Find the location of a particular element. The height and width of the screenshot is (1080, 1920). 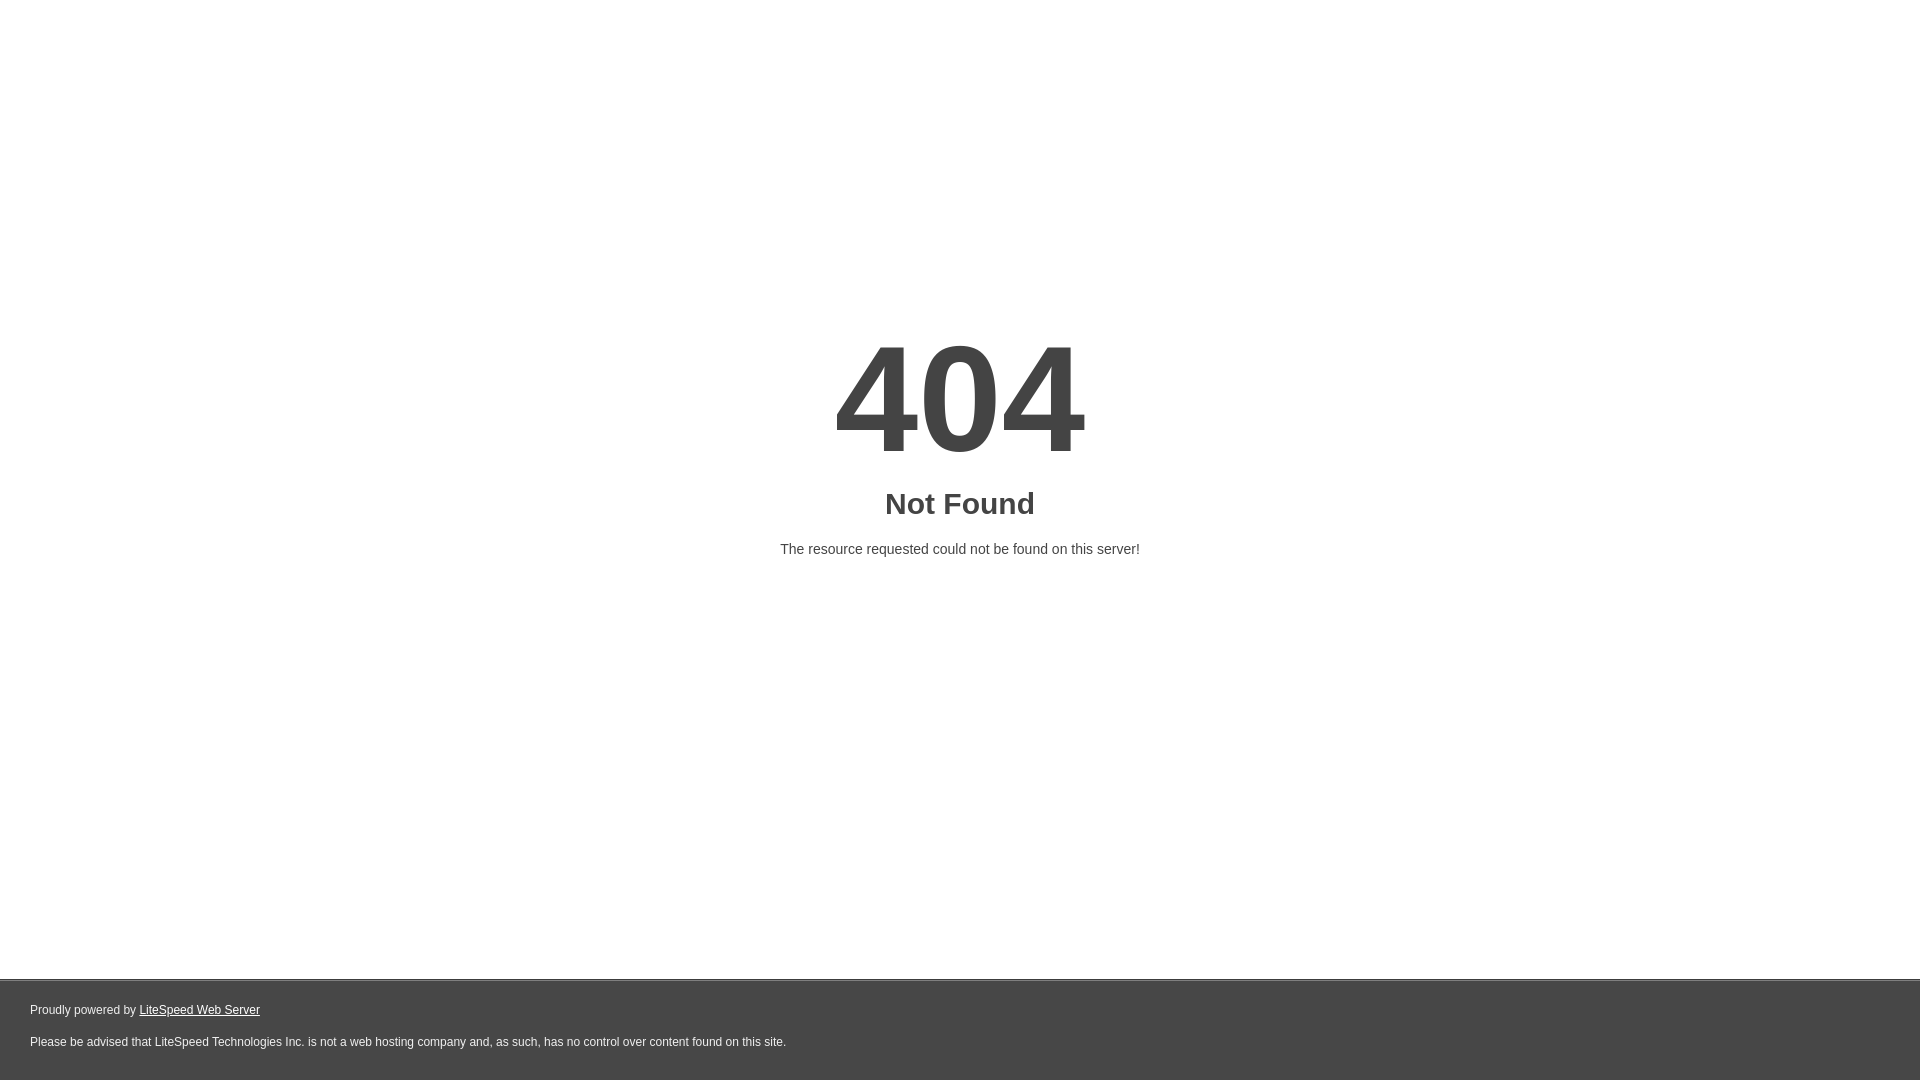

'LiteSpeed Web Server' is located at coordinates (138, 1010).